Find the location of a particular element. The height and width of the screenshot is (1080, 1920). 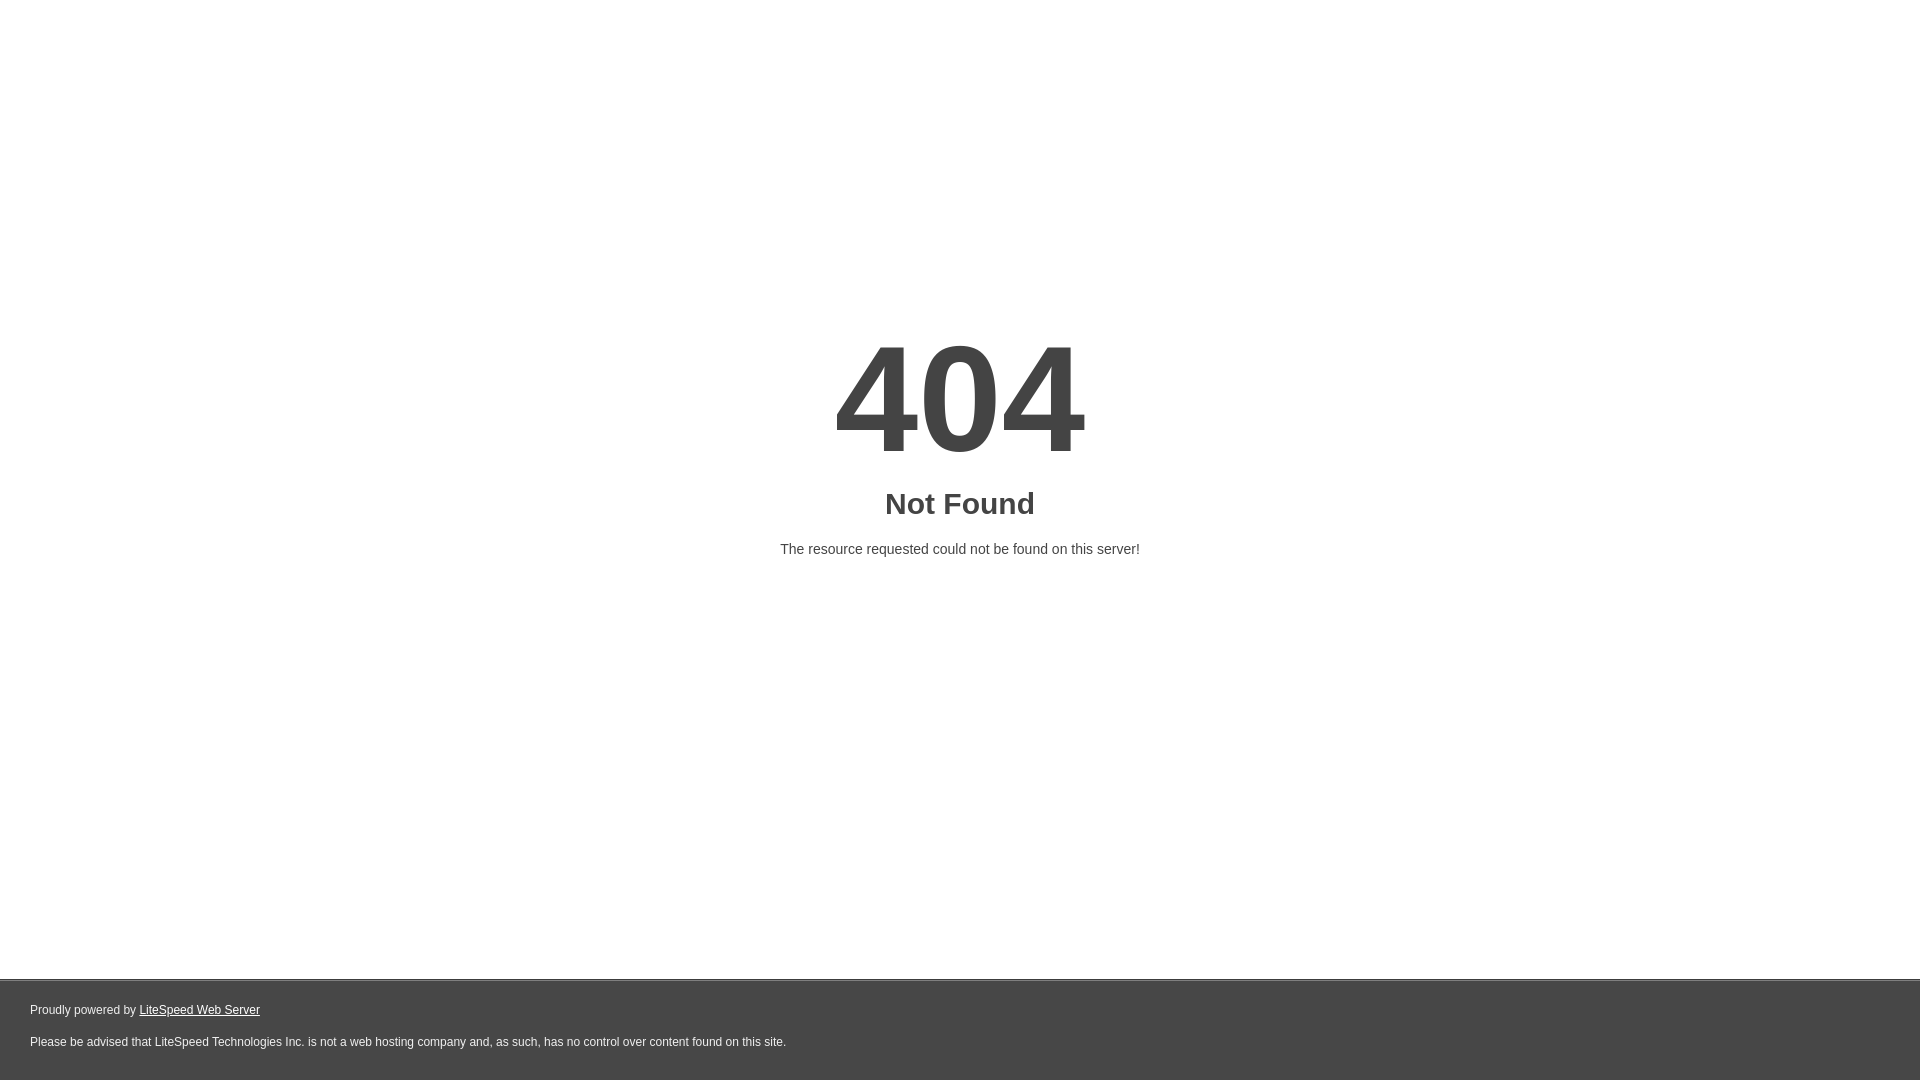

'LiteSpeed Web Server' is located at coordinates (138, 1010).